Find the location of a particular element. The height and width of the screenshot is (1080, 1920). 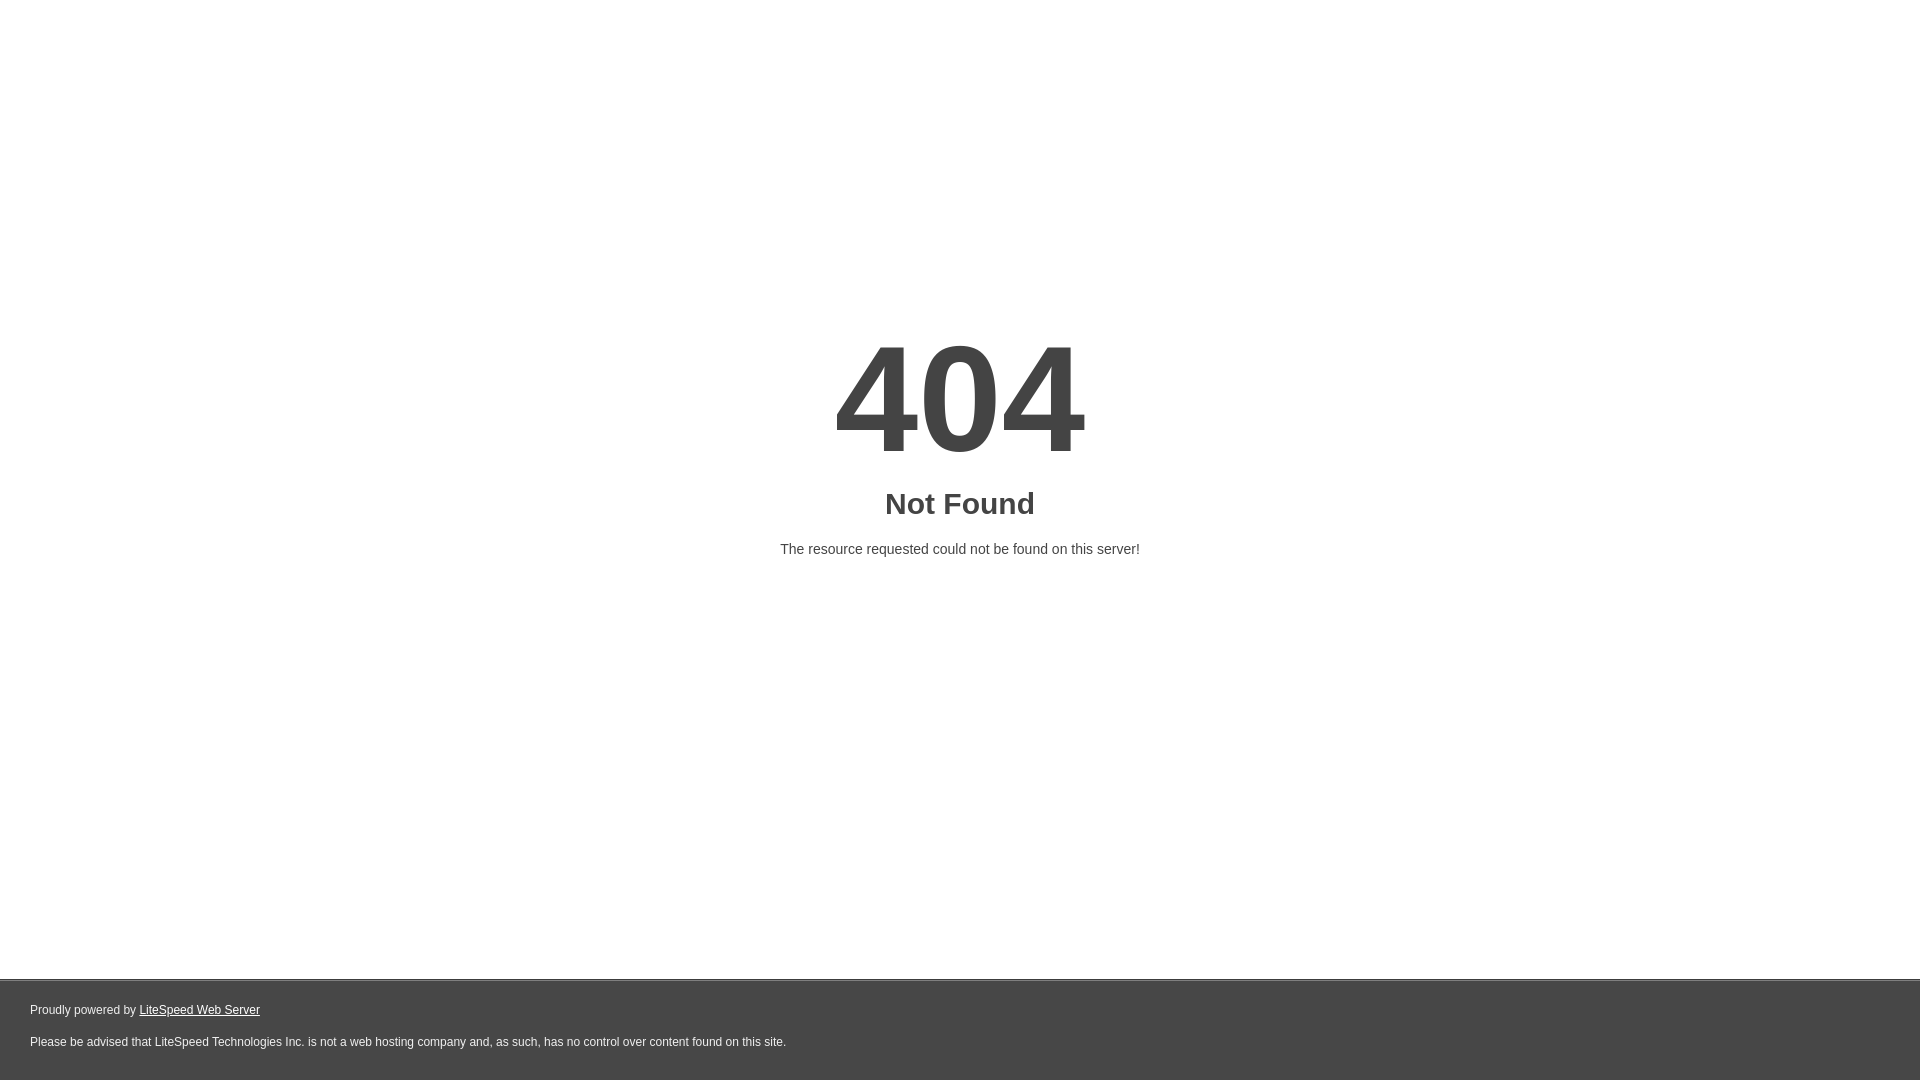

'LiteSpeed Web Server' is located at coordinates (138, 1010).